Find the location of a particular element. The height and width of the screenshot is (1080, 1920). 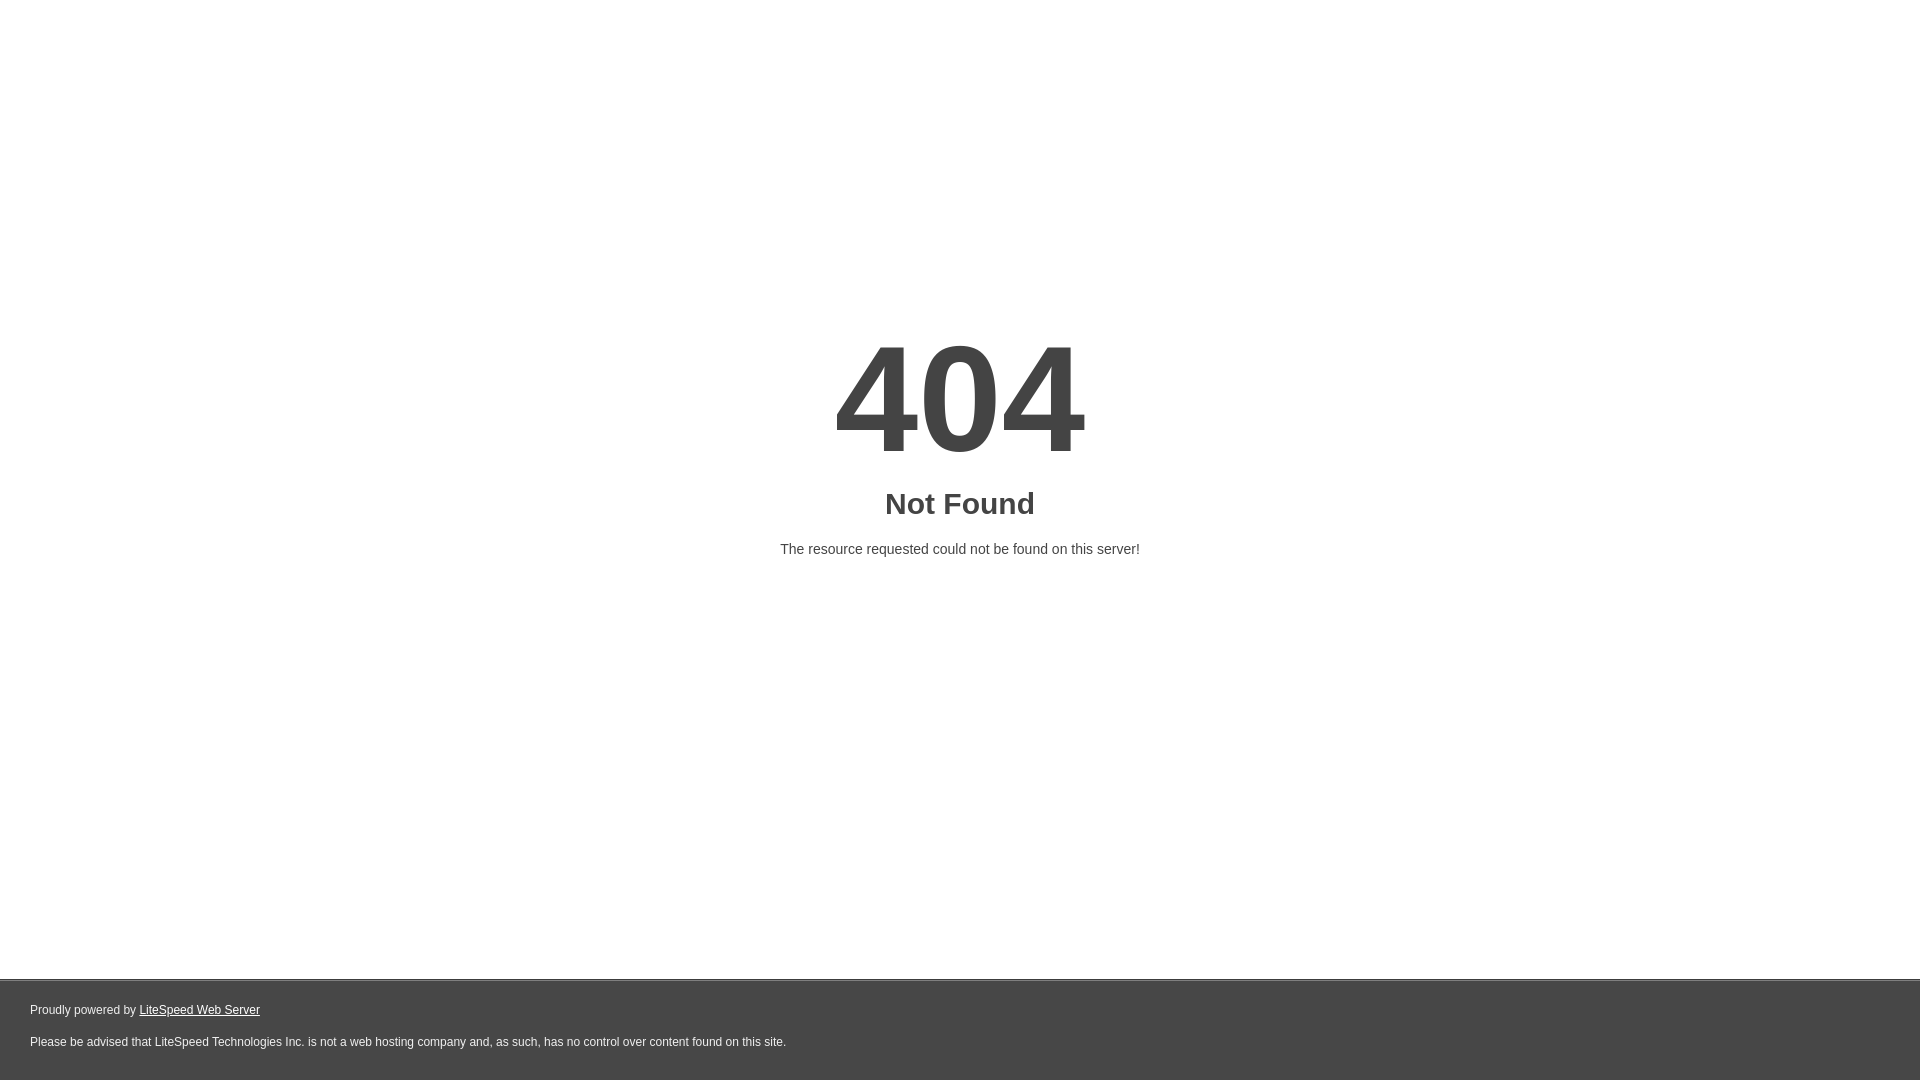

'LiteSpeed Web Server' is located at coordinates (138, 1010).